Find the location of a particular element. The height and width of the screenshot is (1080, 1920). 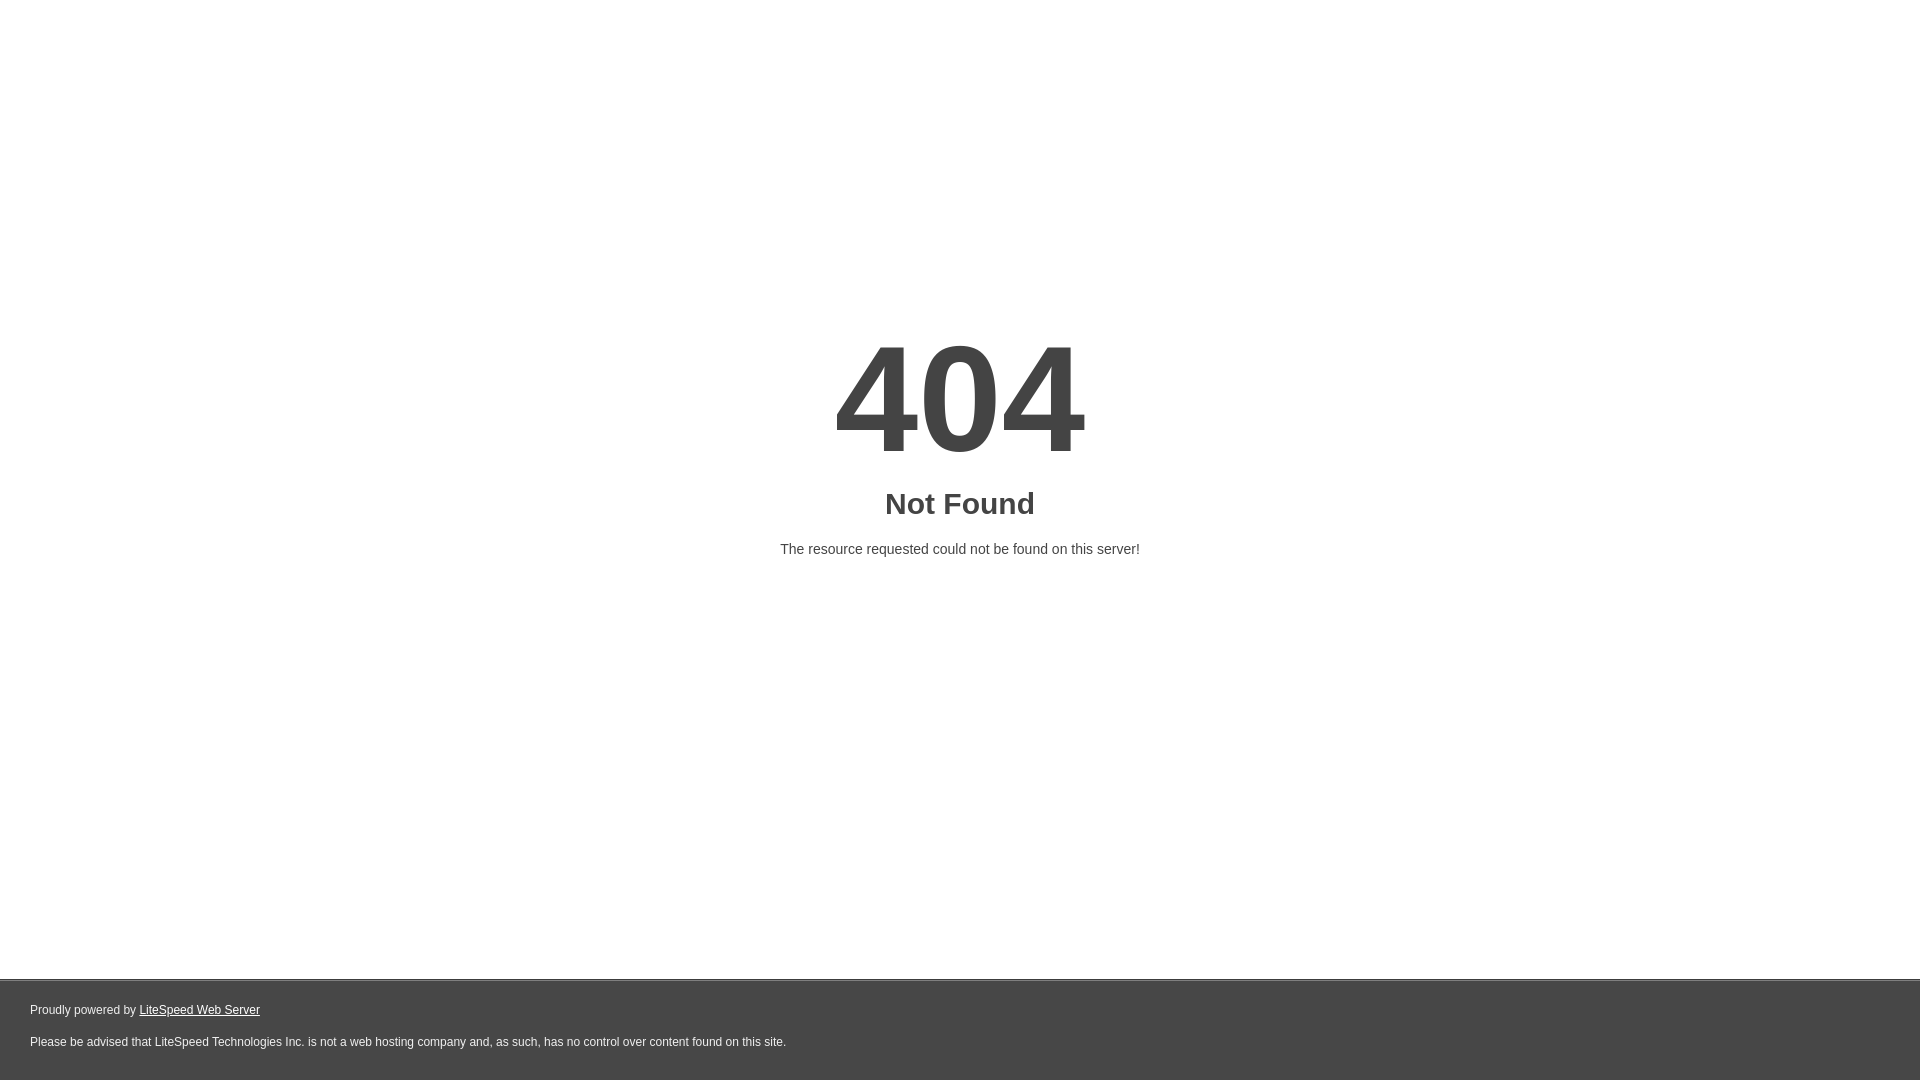

'LiteSpeed Web Server' is located at coordinates (138, 1010).